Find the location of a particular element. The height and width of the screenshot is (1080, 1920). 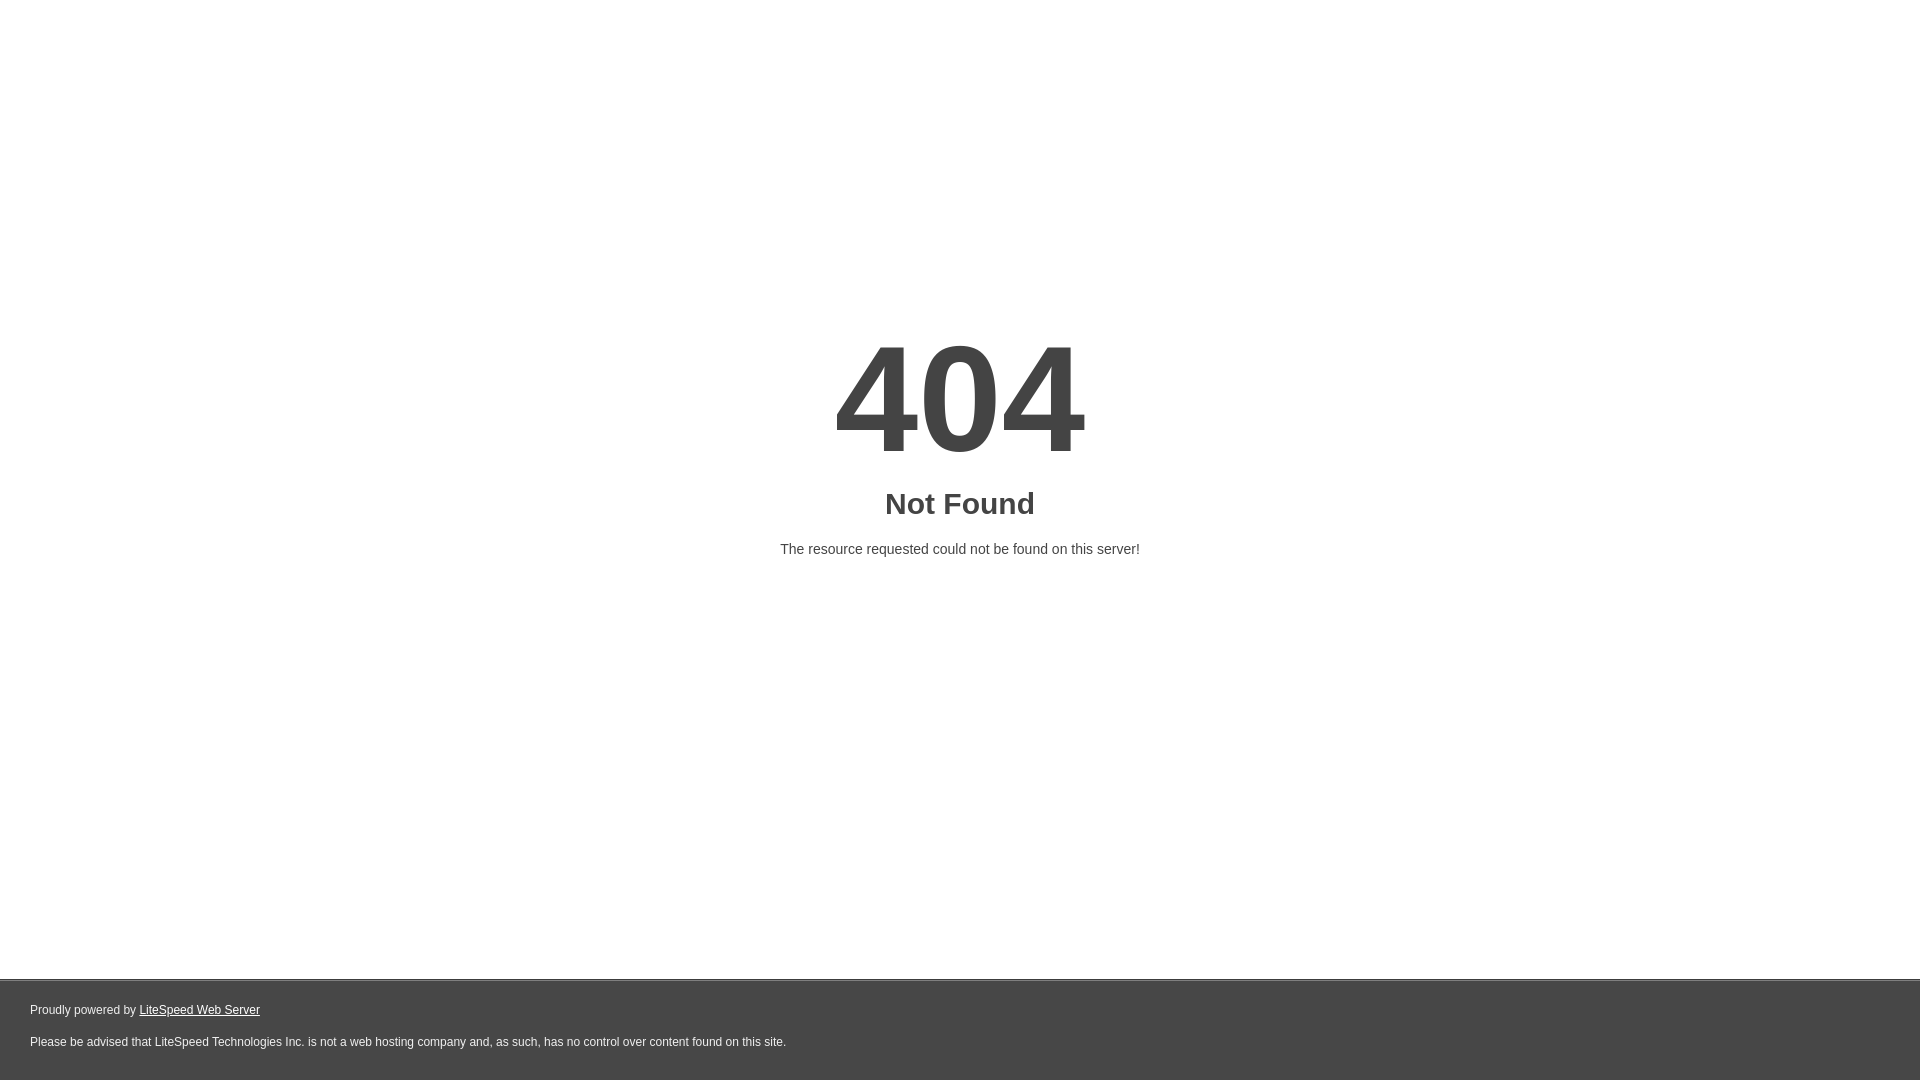

'LiteSpeed Web Server' is located at coordinates (138, 1010).